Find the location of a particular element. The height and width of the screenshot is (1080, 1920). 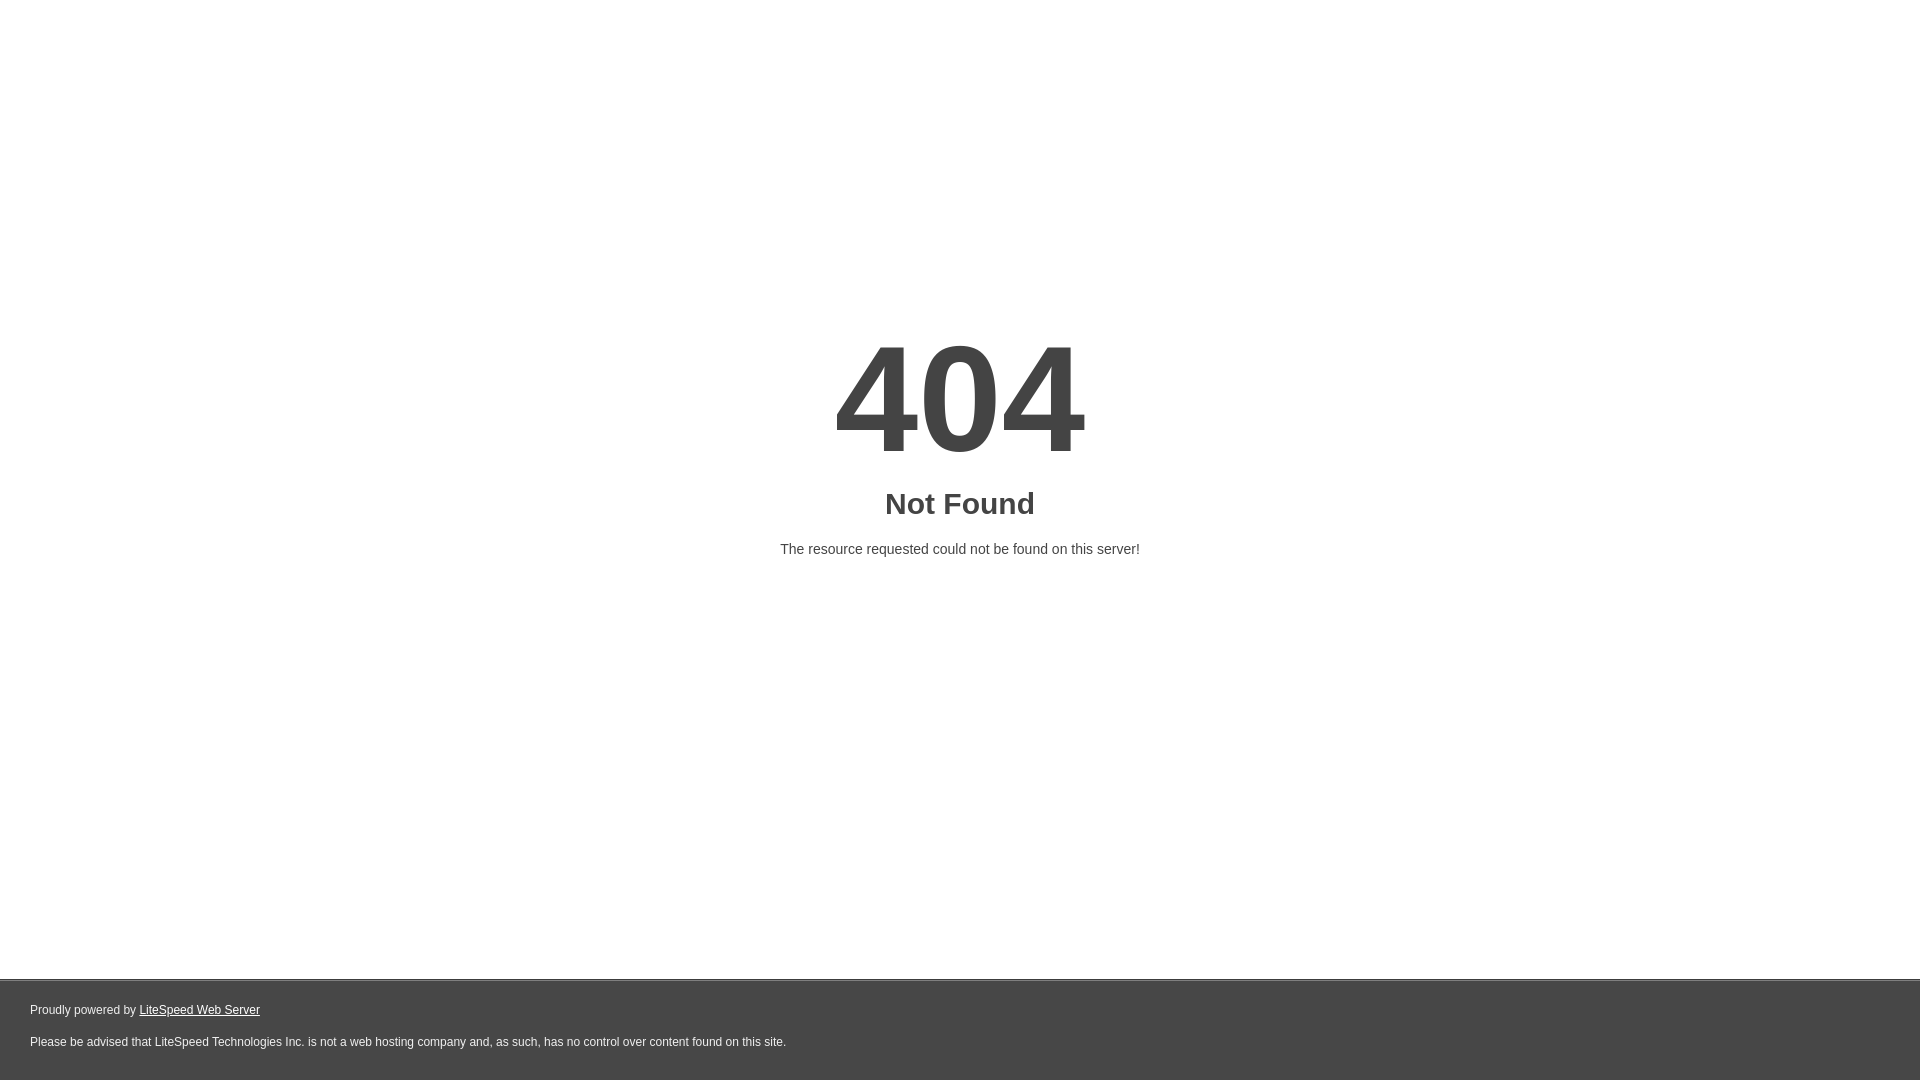

'LiteSpeed Web Server' is located at coordinates (138, 1010).